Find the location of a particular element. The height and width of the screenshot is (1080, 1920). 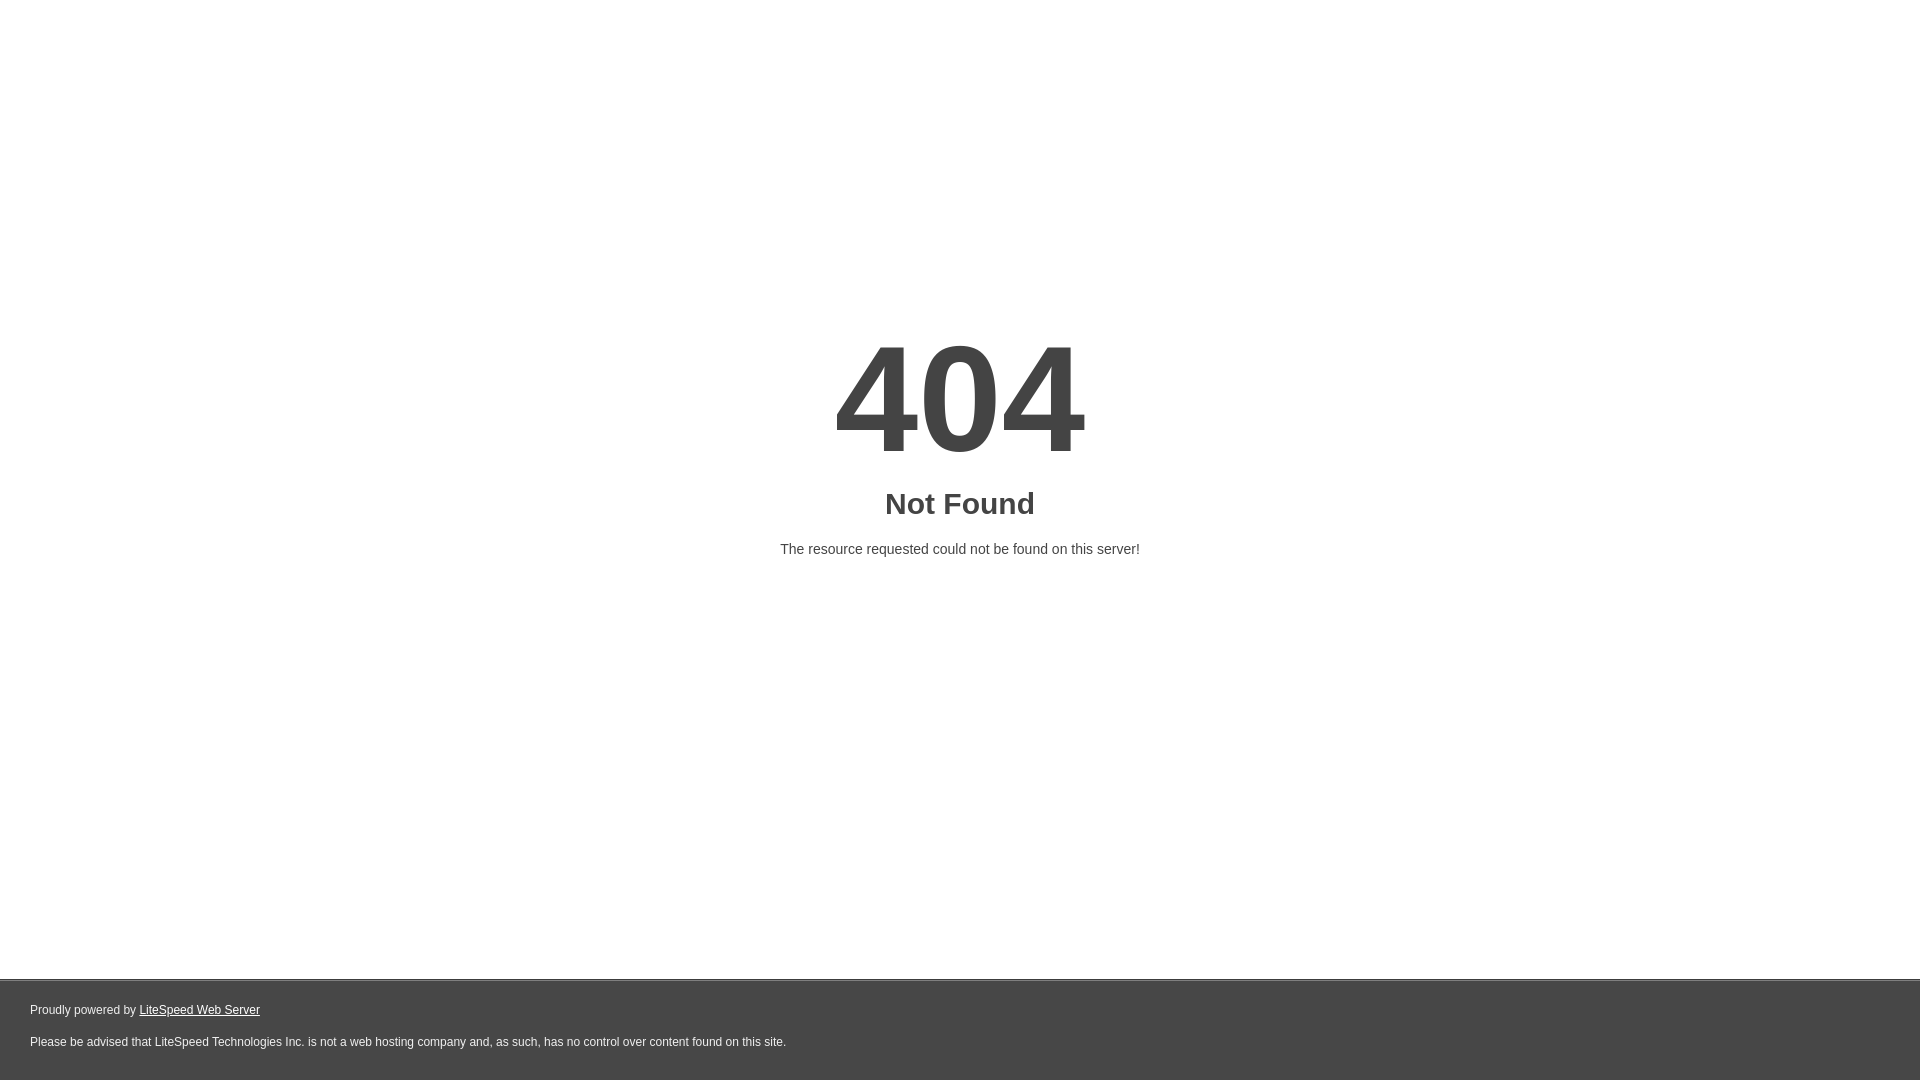

'LiteSpeed Web Server' is located at coordinates (138, 1010).